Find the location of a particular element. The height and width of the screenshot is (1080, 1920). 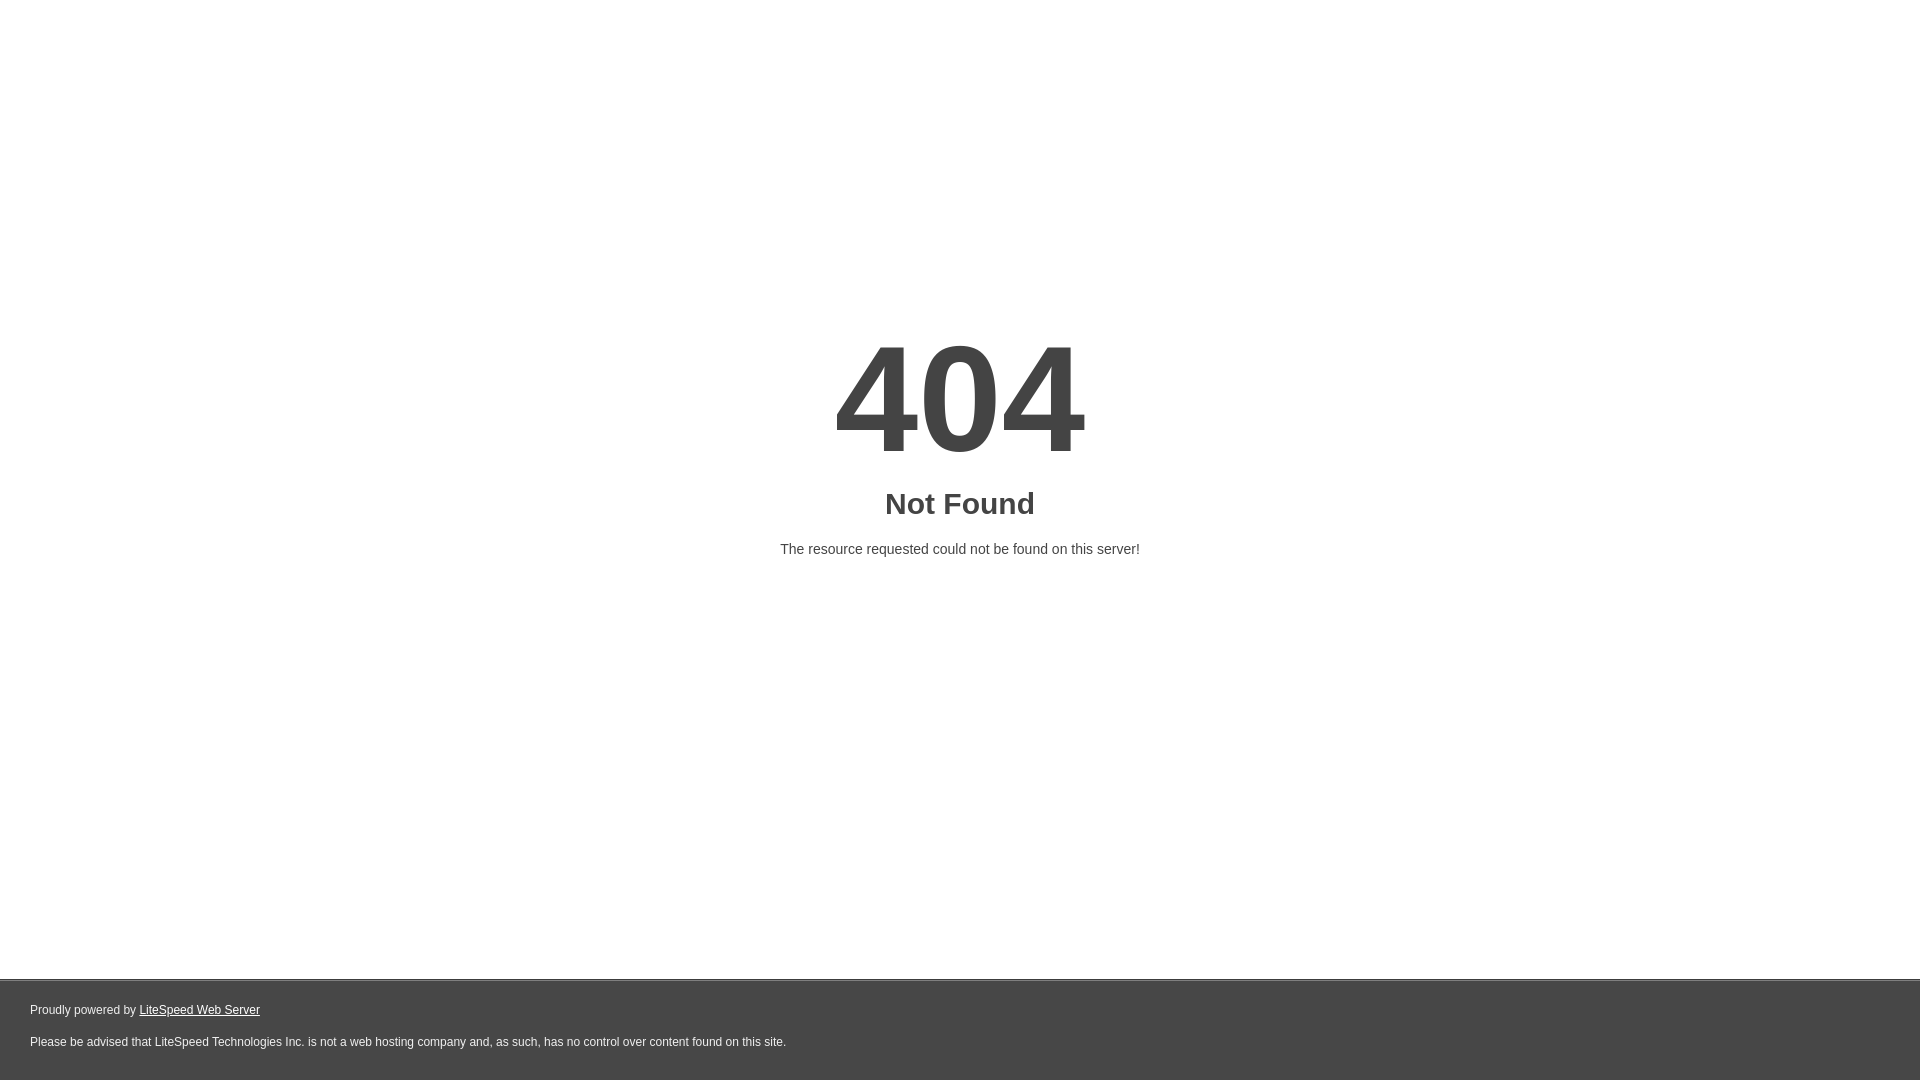

'LiteSpeed Web Server' is located at coordinates (138, 1010).